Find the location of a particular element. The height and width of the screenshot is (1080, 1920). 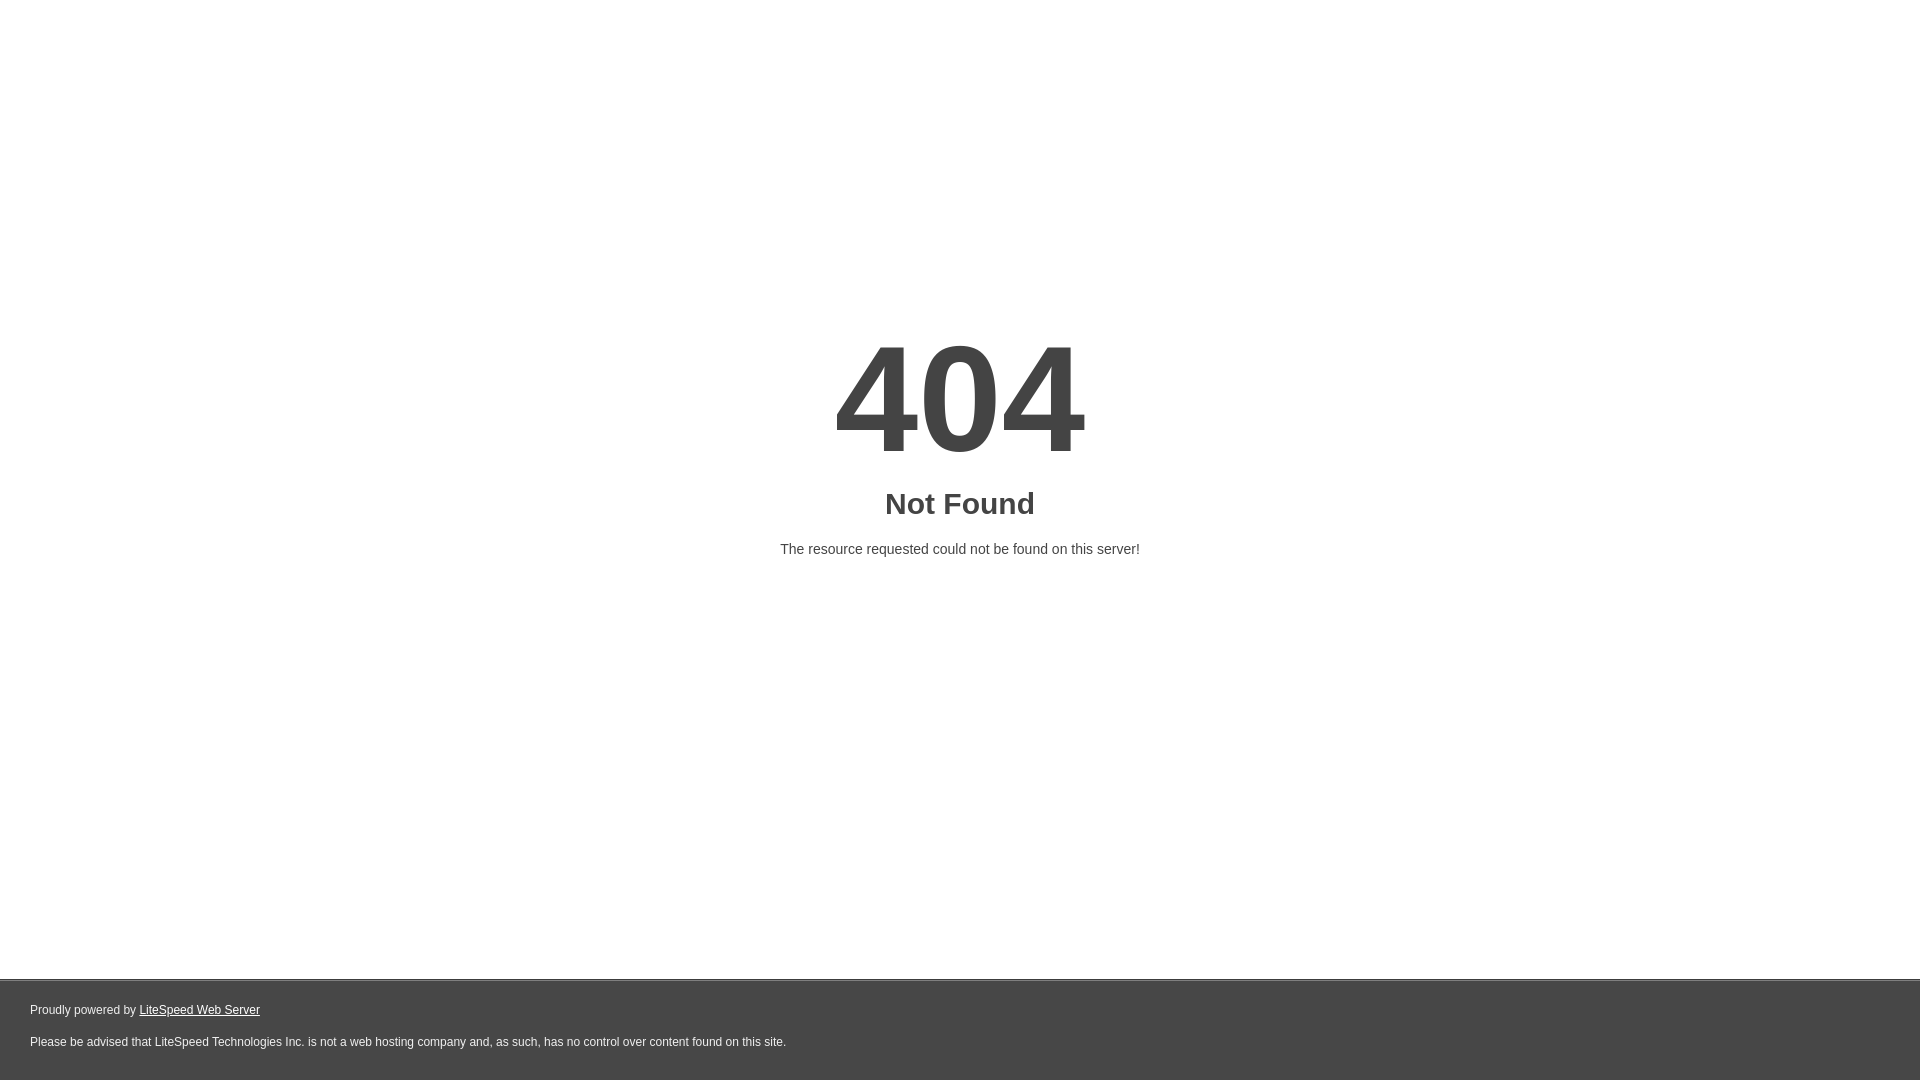

'LiteSpeed Web Server' is located at coordinates (138, 1010).